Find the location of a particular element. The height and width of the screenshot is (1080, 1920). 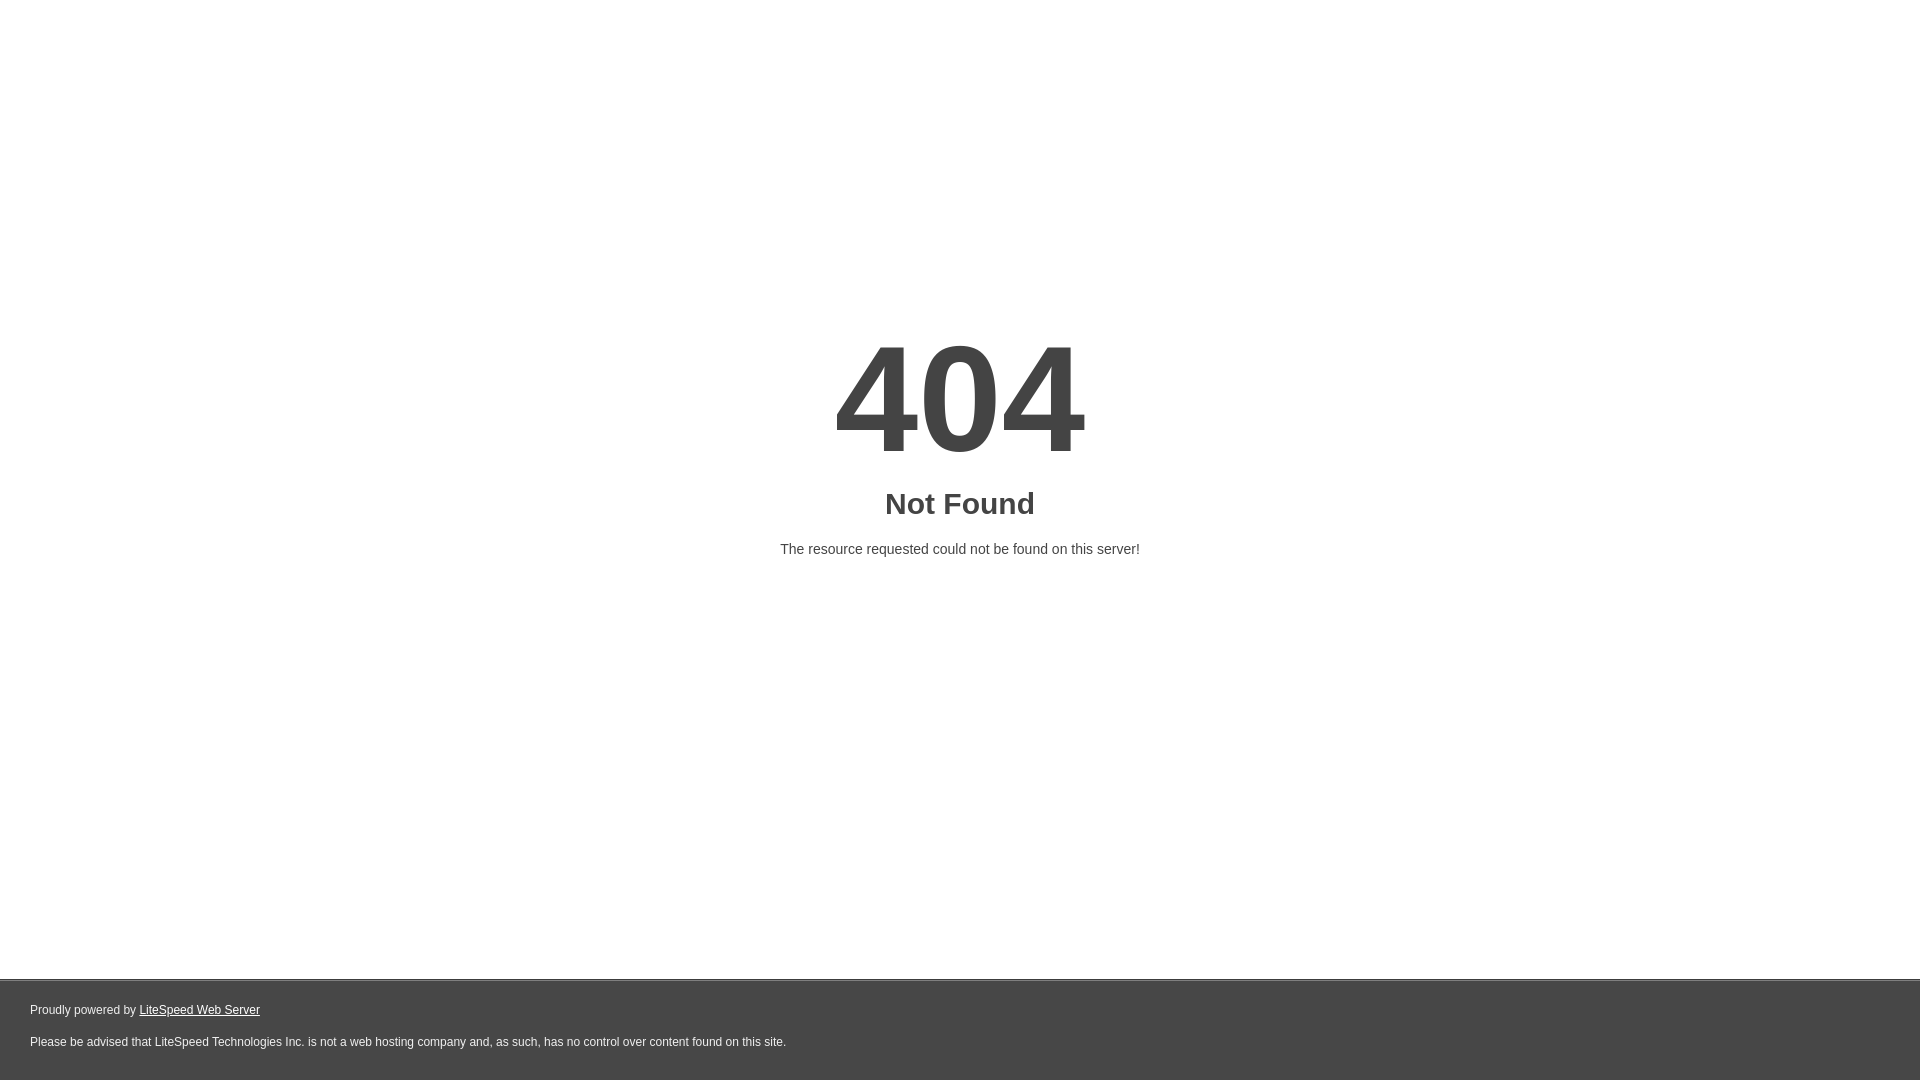

'LiteSpeed Web Server' is located at coordinates (138, 1010).